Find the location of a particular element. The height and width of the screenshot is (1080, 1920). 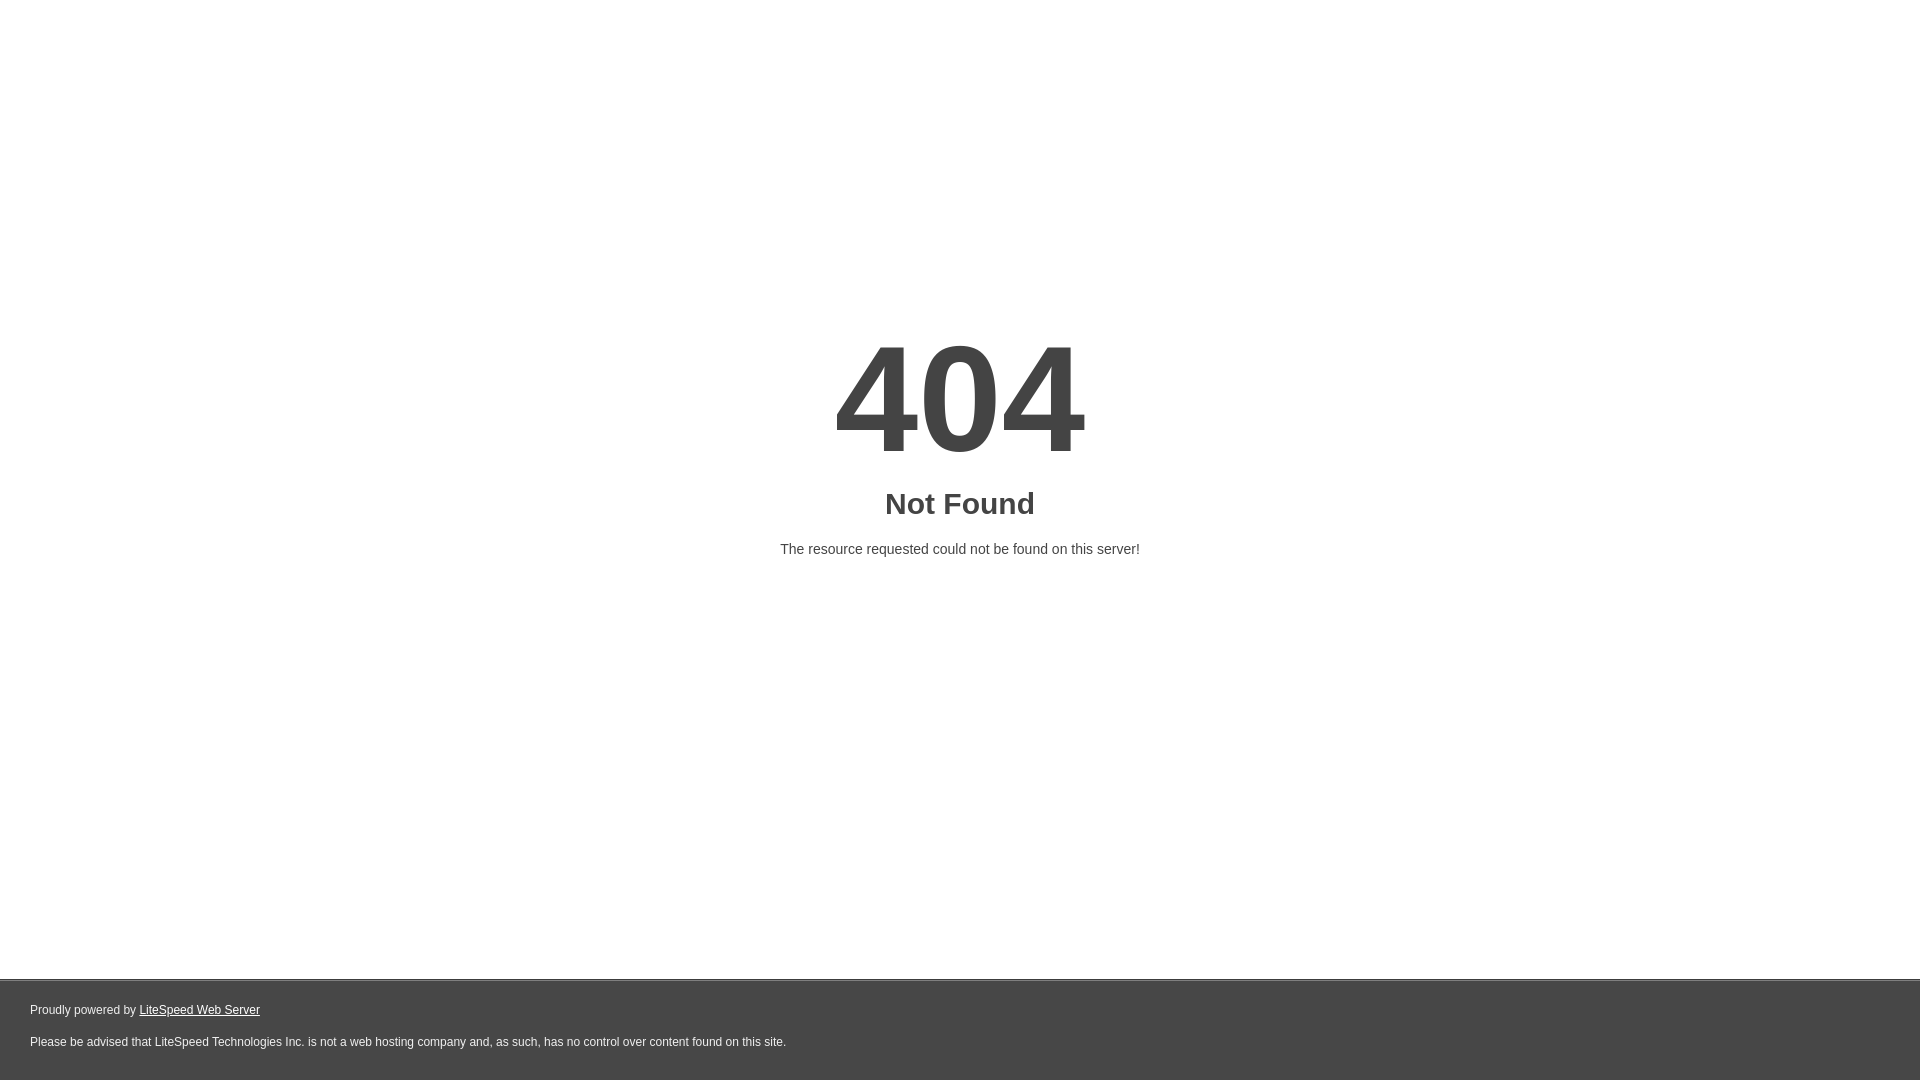

'LiteSpeed Web Server' is located at coordinates (138, 1010).